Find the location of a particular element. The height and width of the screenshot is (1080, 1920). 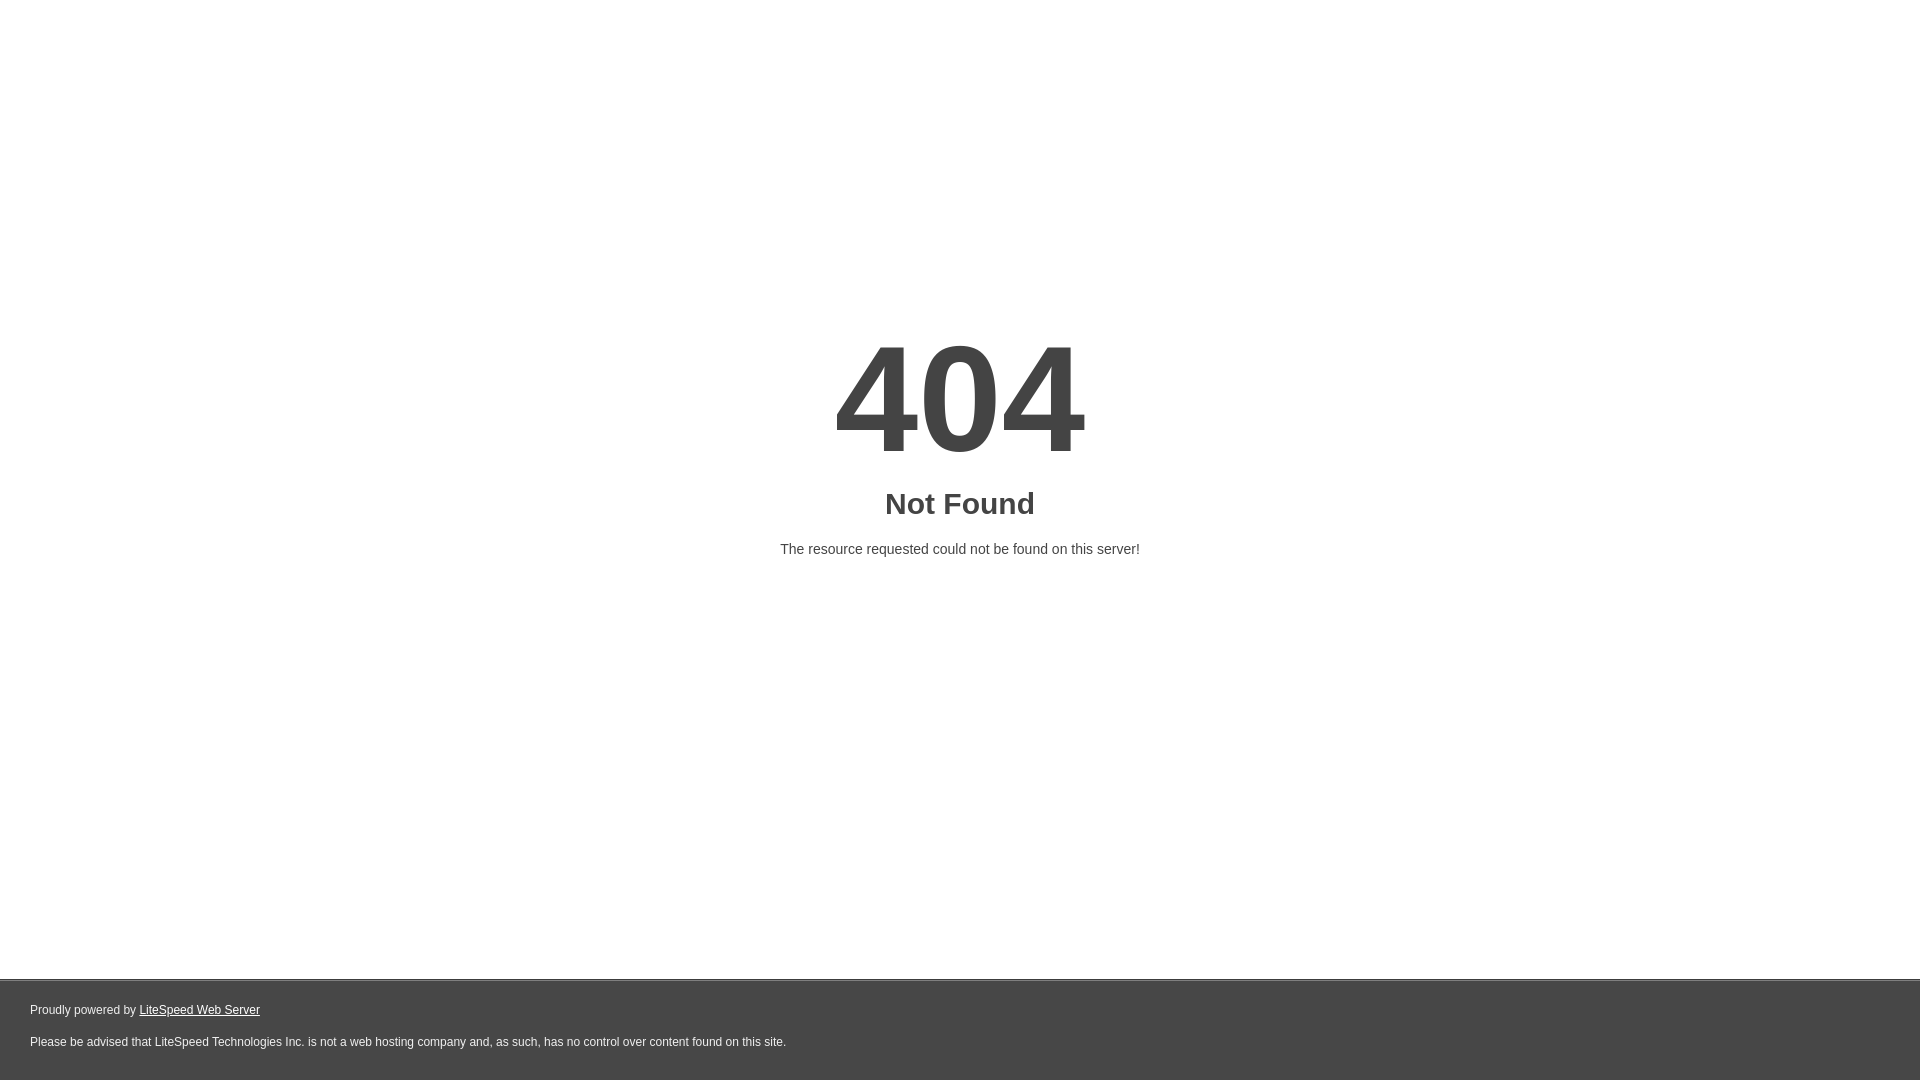

'LiteSpeed Web Server' is located at coordinates (138, 1010).